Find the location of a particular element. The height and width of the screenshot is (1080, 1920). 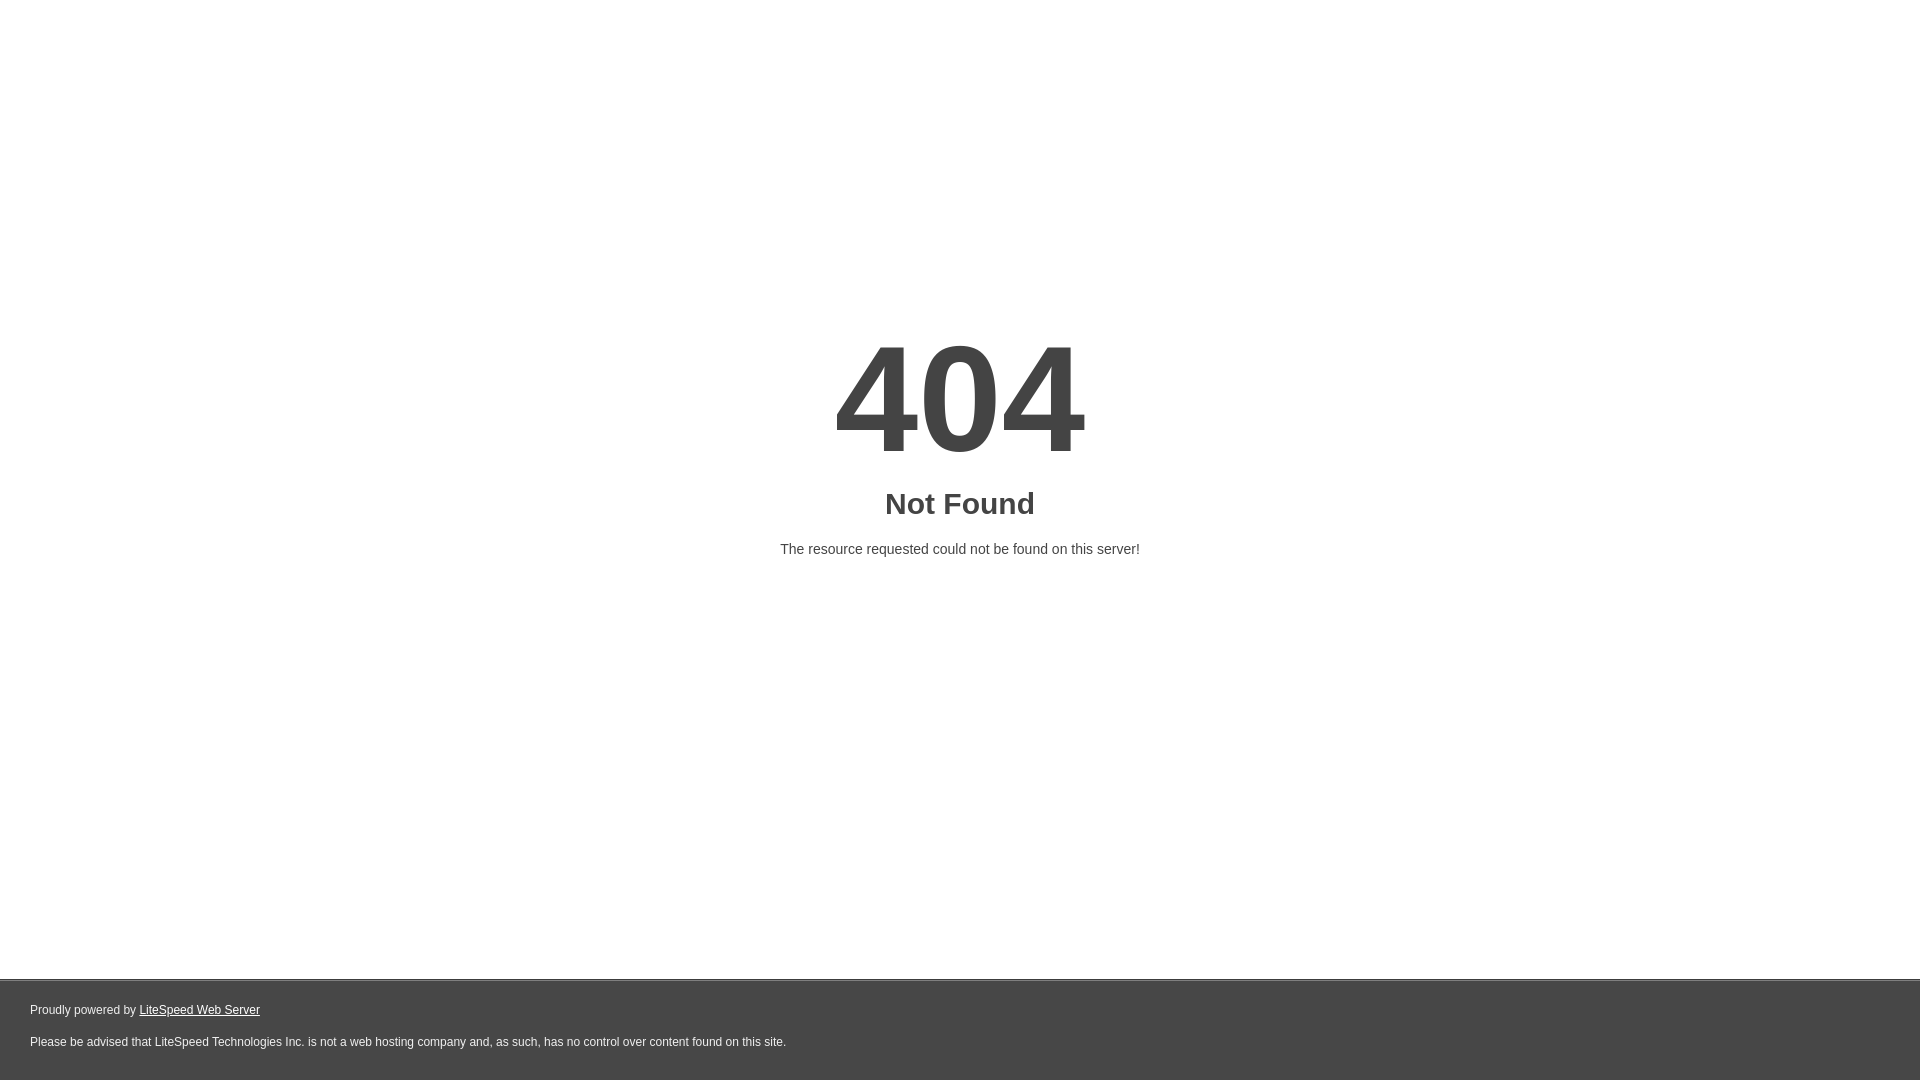

'LiteSpeed Web Server' is located at coordinates (138, 1010).